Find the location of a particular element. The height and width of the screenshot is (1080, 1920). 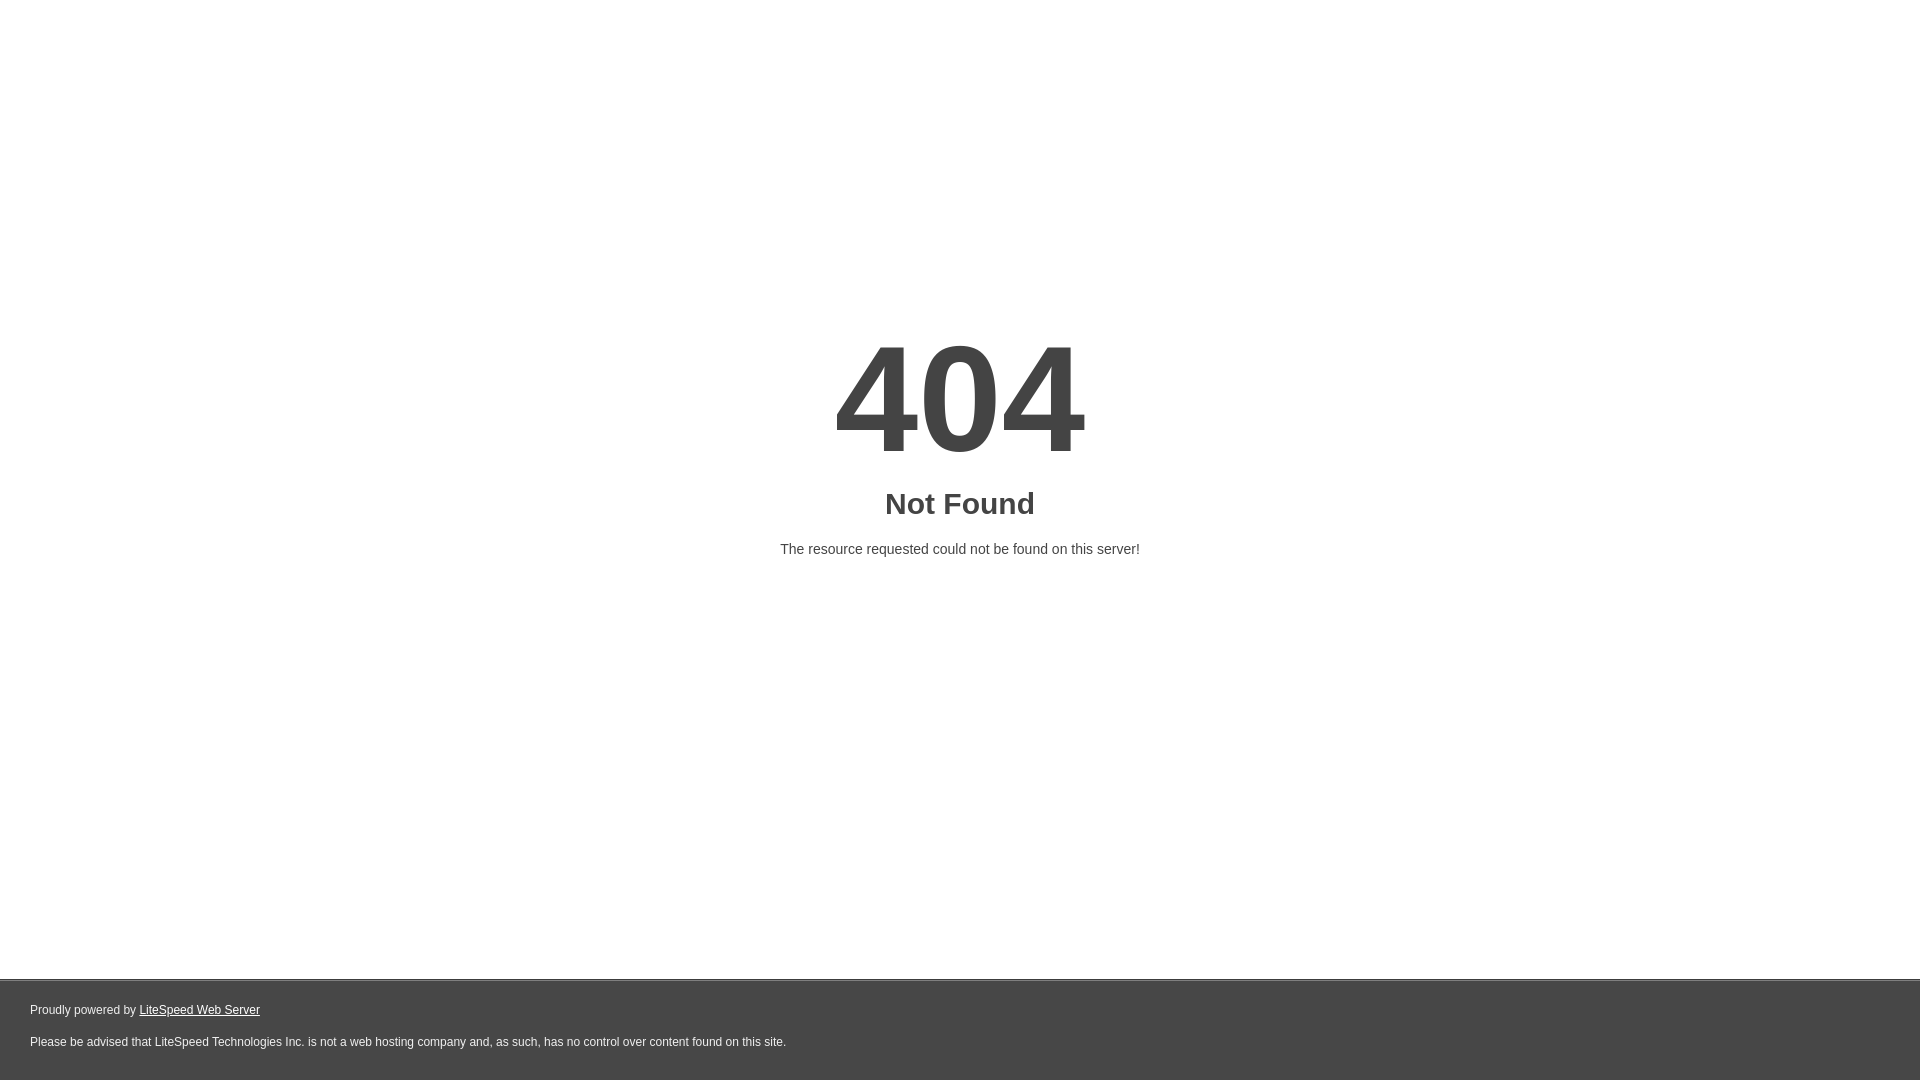

'LiteSpeed Web Server' is located at coordinates (138, 1010).